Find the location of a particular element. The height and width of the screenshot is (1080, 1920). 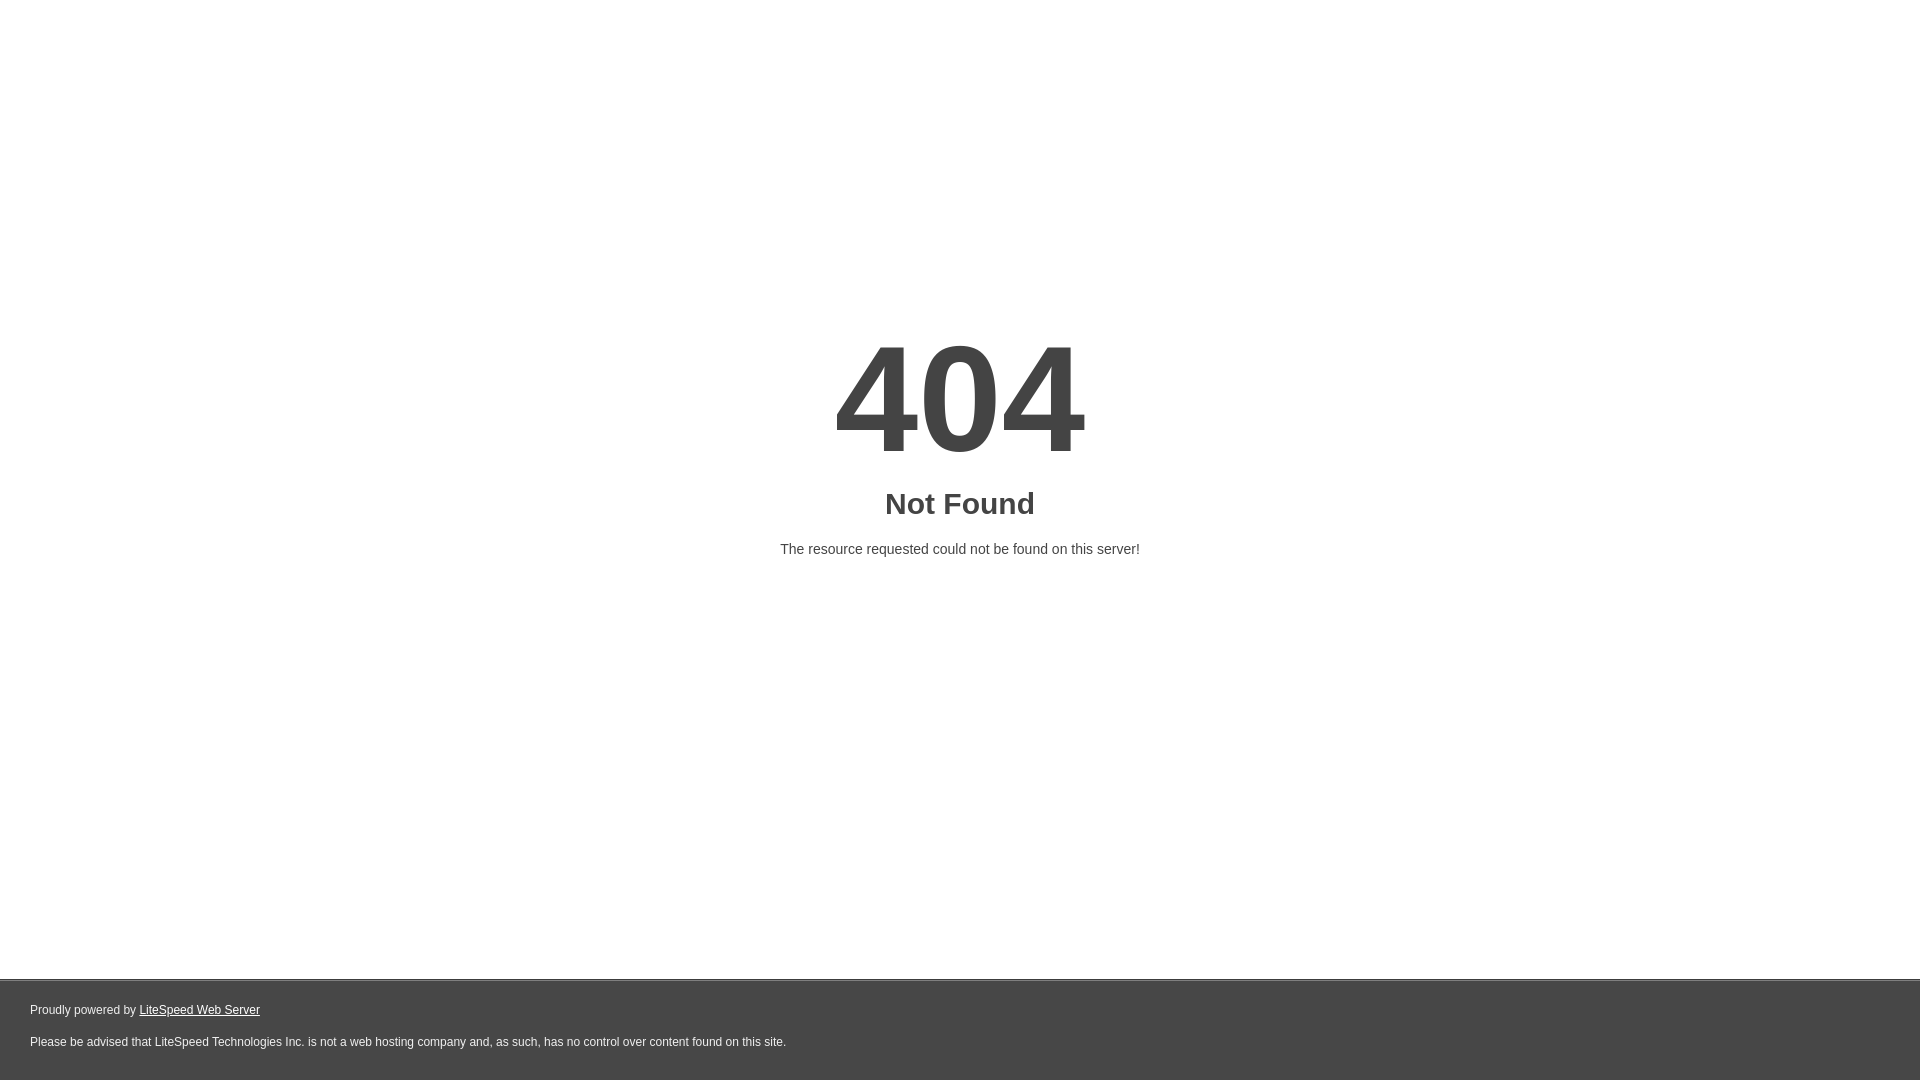

'LiteSpeed Web Server' is located at coordinates (138, 1010).